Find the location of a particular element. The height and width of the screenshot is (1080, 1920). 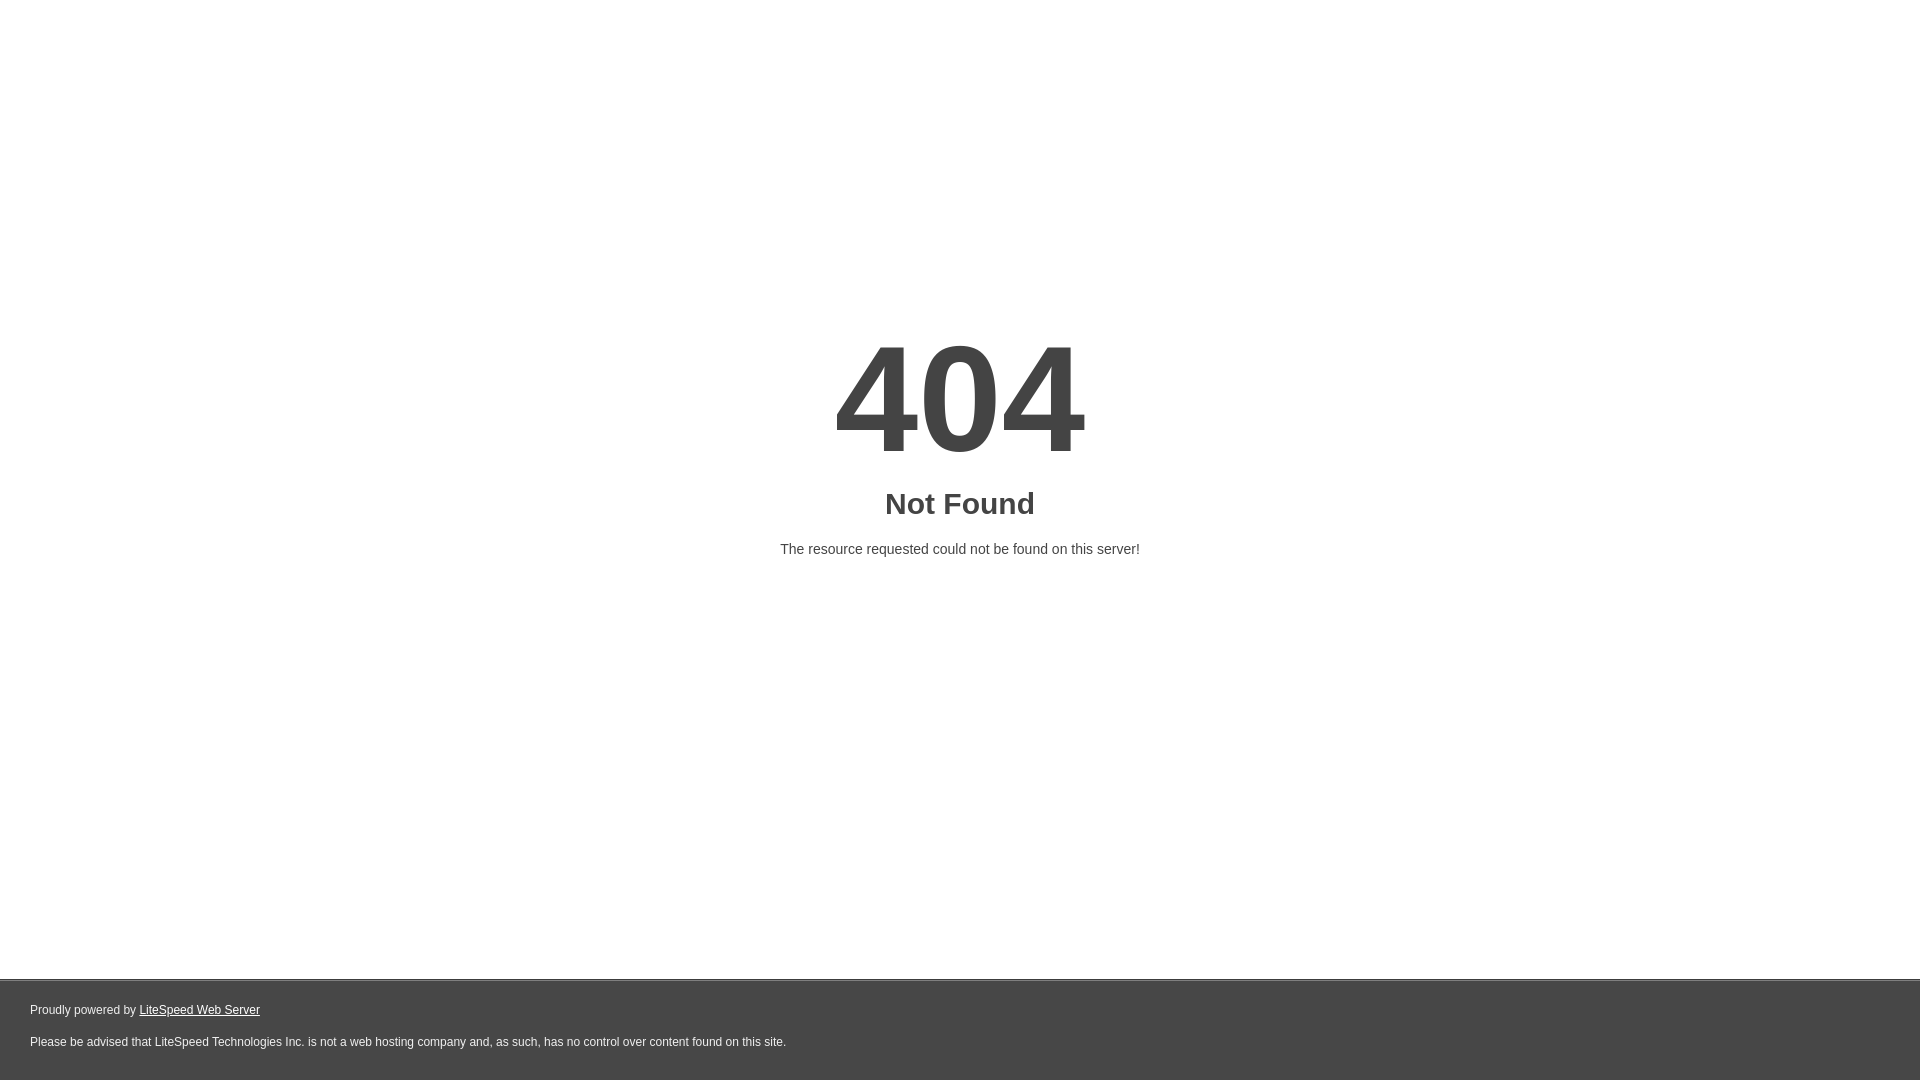

'LiteSpeed Web Server' is located at coordinates (138, 1010).